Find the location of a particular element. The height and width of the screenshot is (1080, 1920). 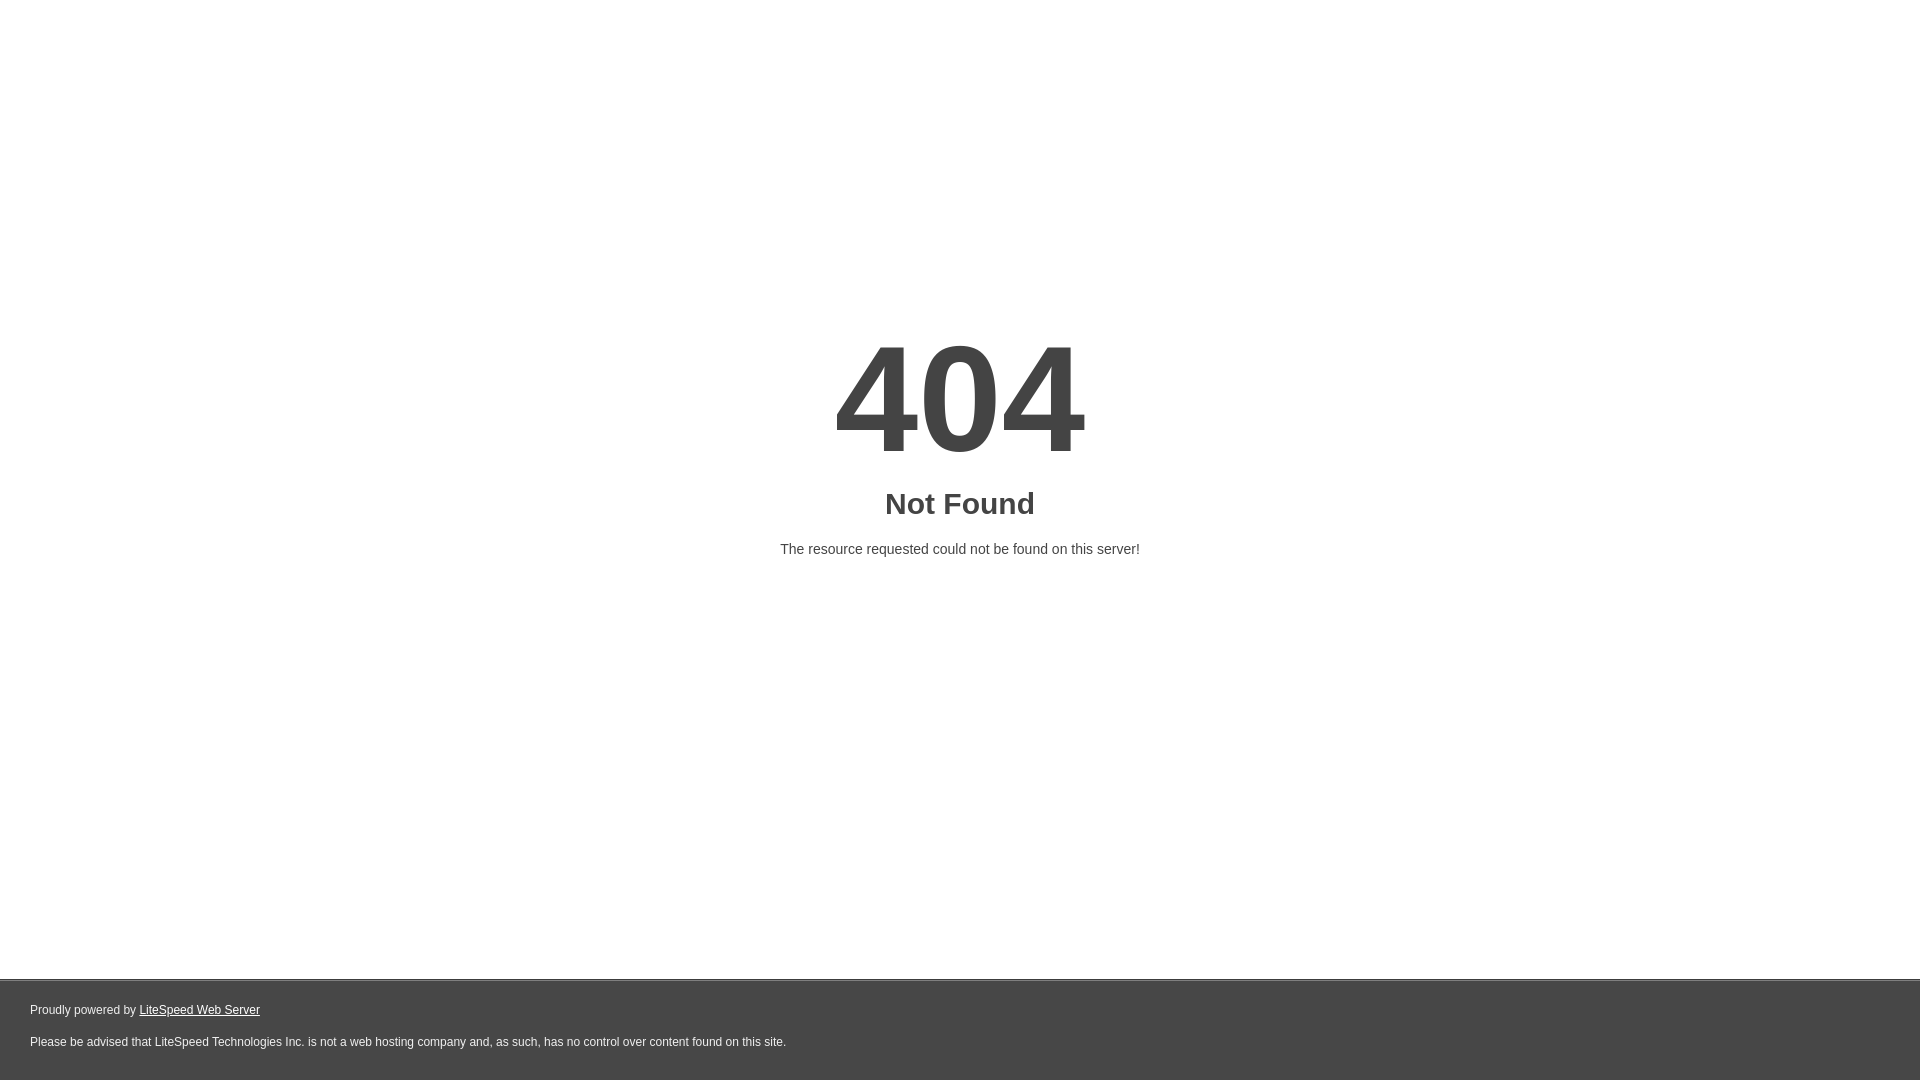

'LiteSpeed Web Server' is located at coordinates (138, 1010).